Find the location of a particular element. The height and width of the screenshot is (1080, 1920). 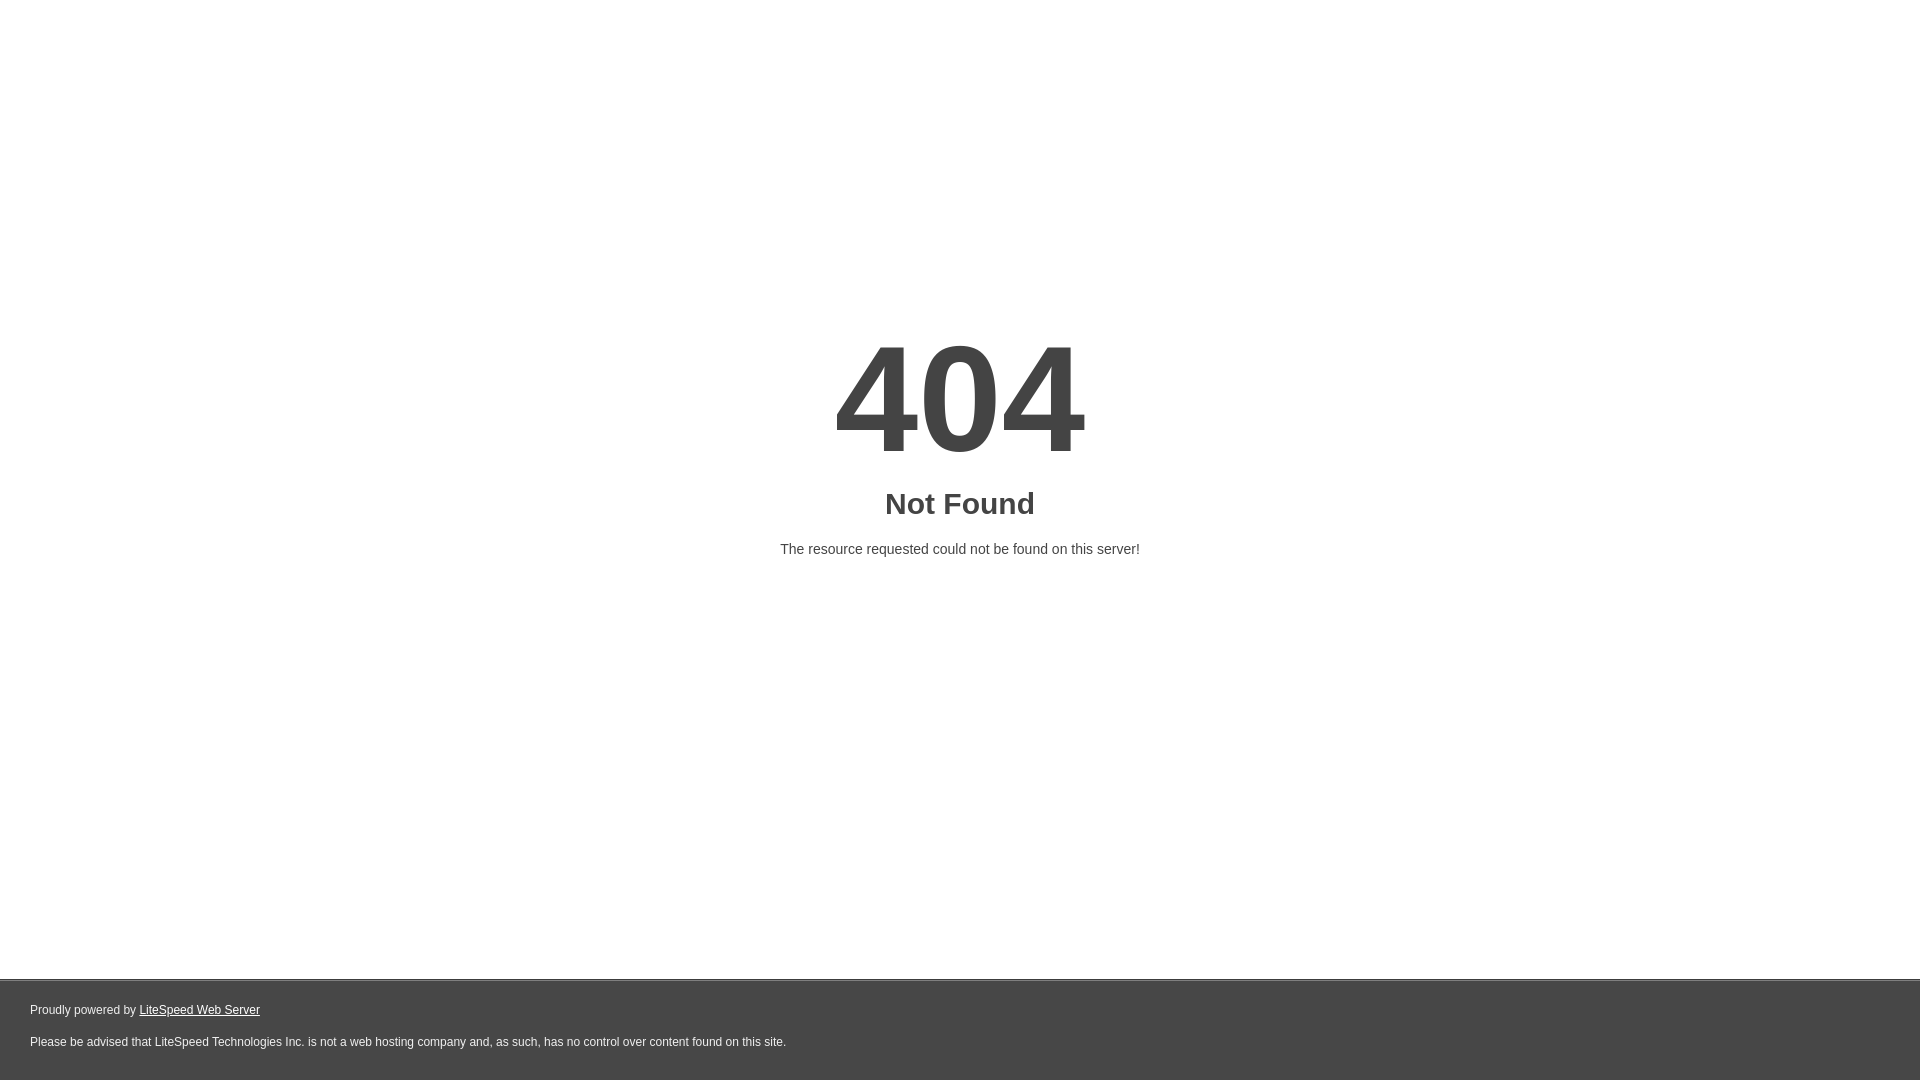

'LiteSpeed Web Server' is located at coordinates (138, 1010).